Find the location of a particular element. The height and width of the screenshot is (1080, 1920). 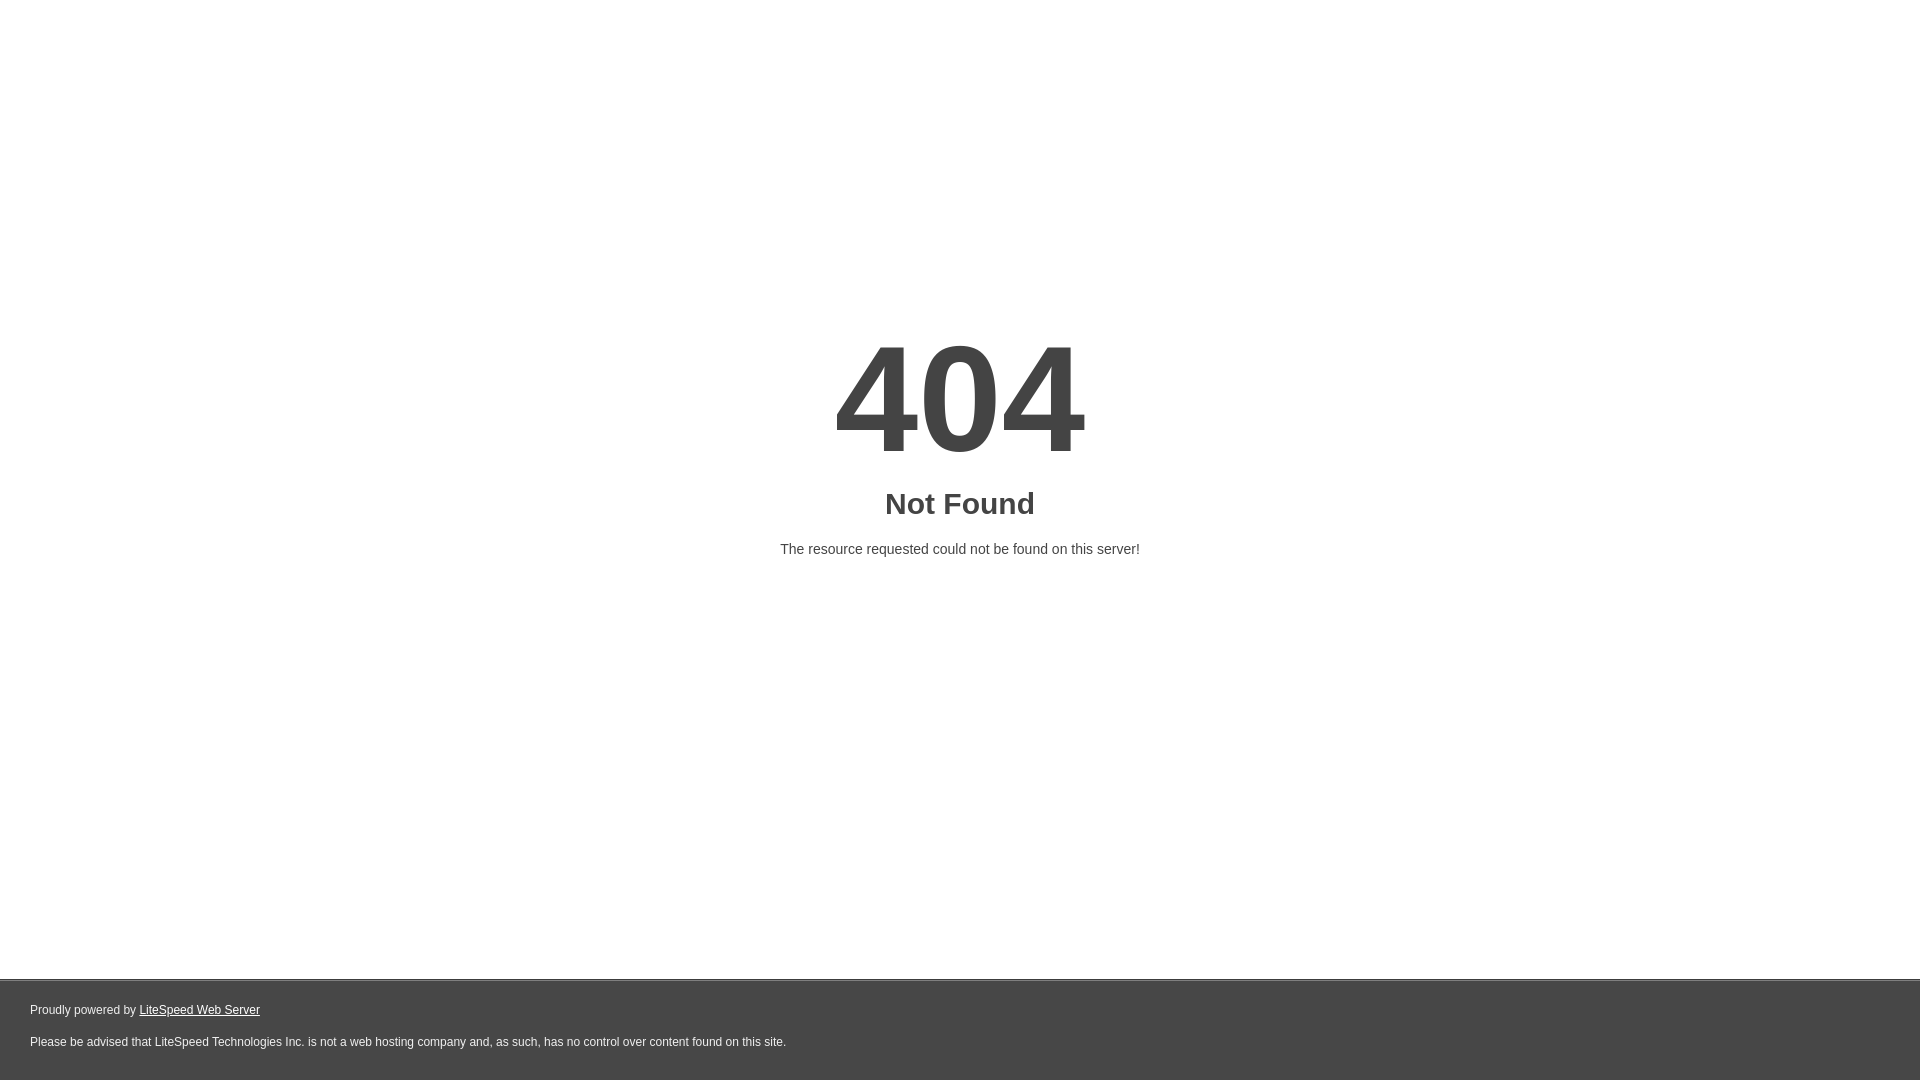

'LiteSpeed Web Server' is located at coordinates (138, 1010).